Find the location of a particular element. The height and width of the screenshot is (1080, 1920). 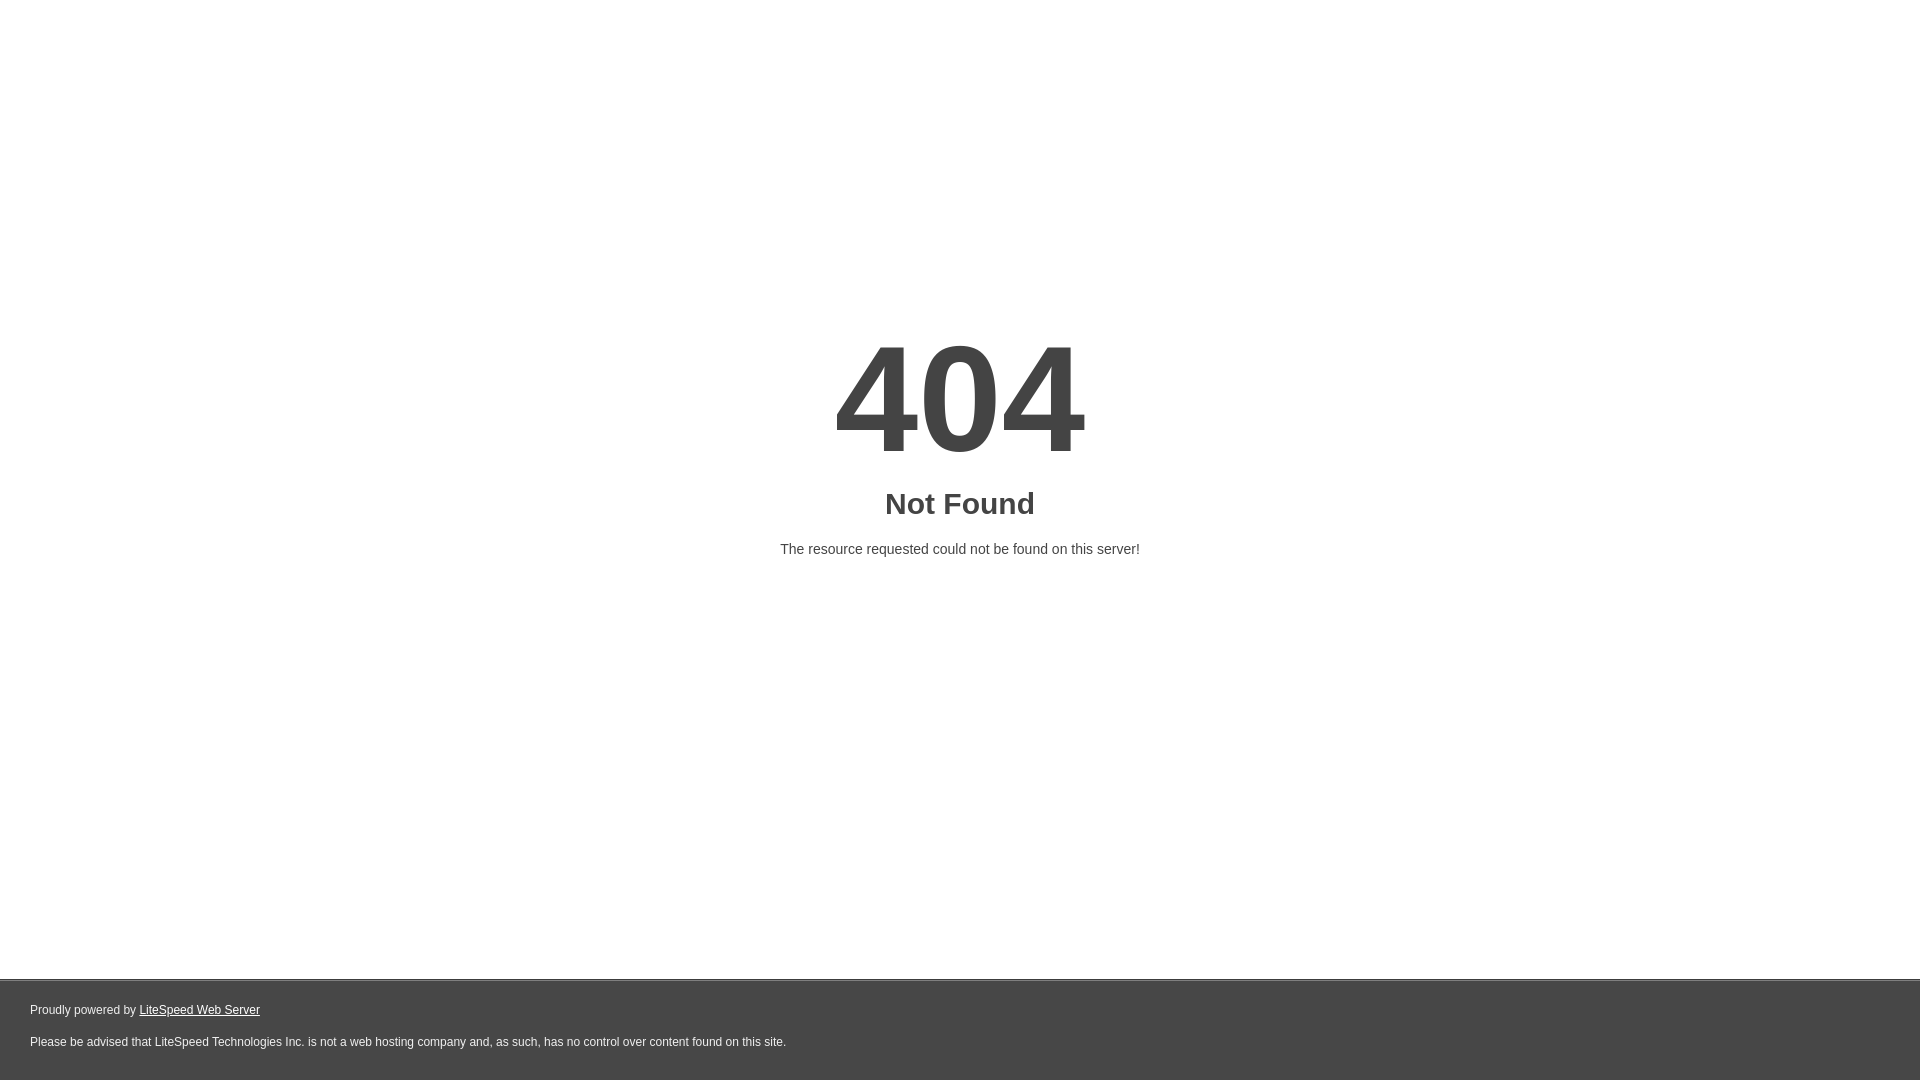

'LiteSpeed Web Server' is located at coordinates (138, 1010).